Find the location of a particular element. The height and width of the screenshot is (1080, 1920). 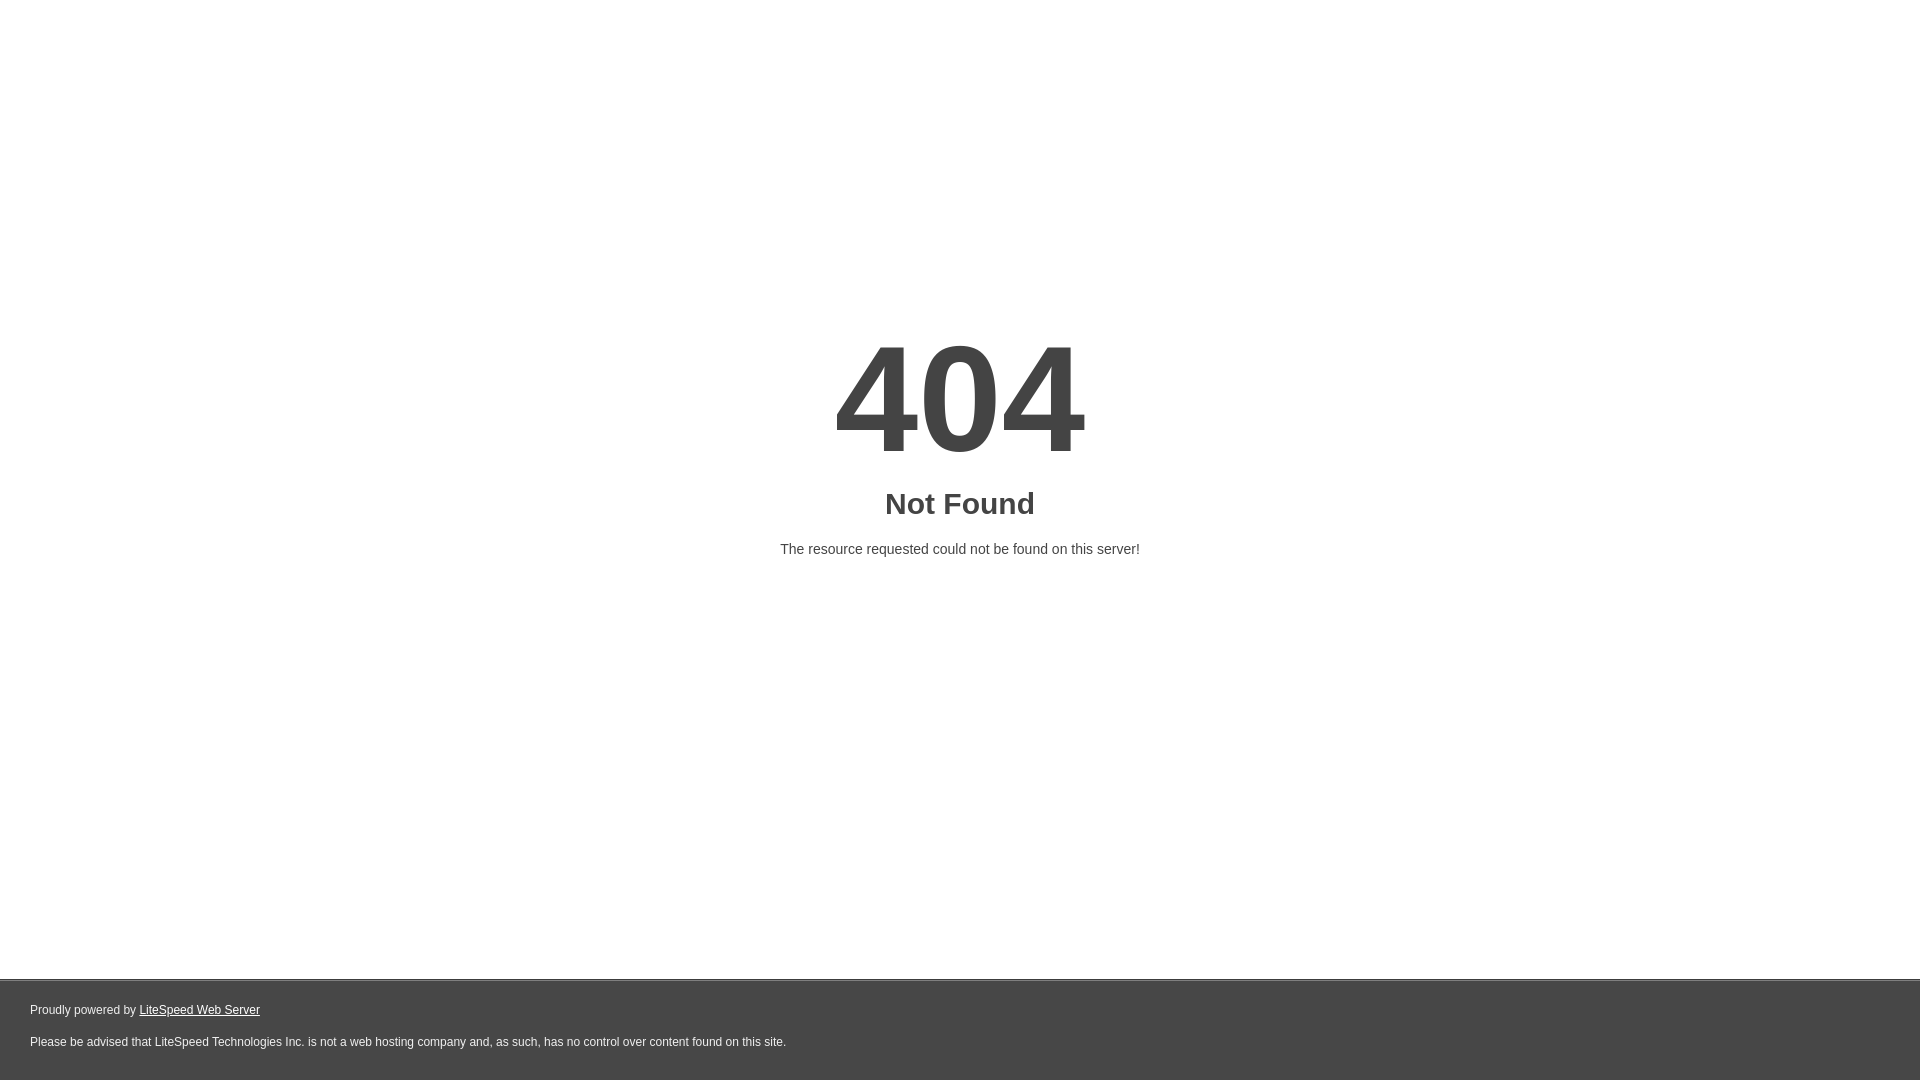

'LiteSpeed Web Server' is located at coordinates (138, 1010).